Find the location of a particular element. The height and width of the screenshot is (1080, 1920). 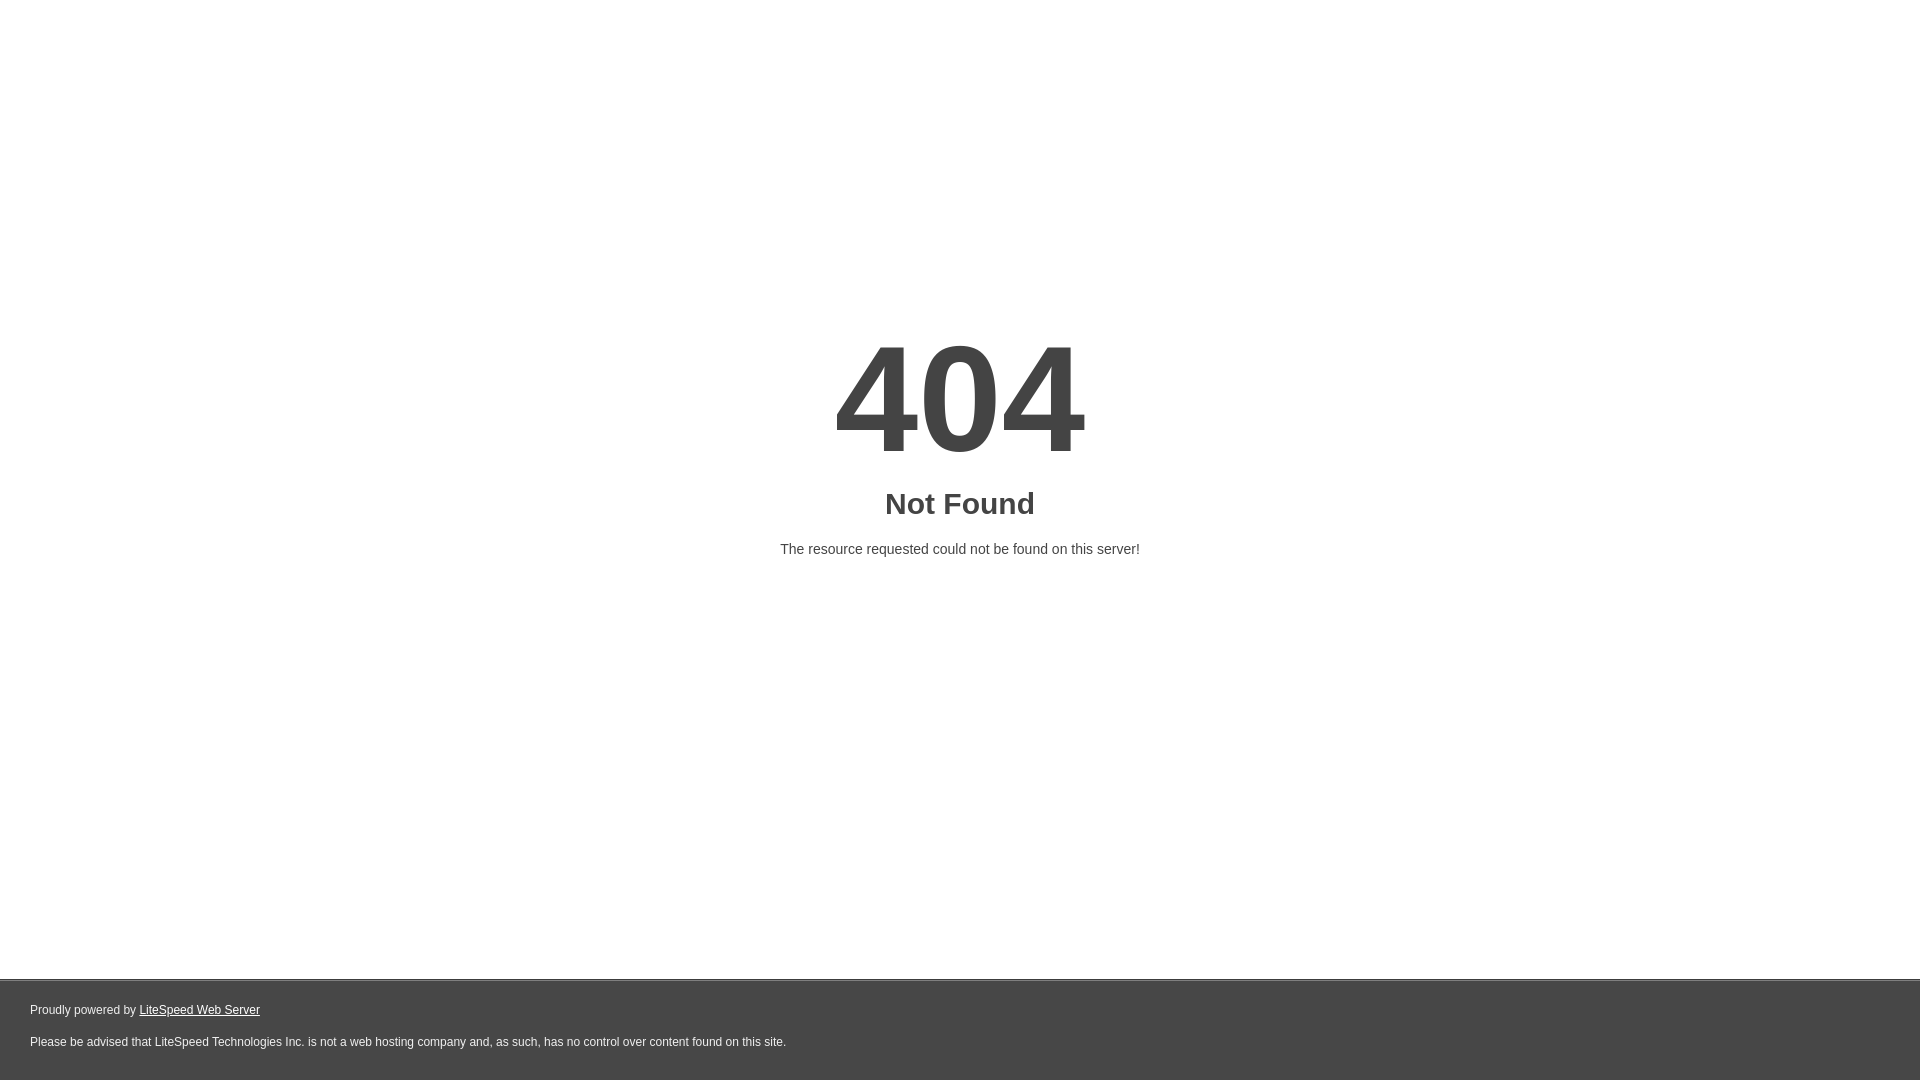

'LiteSpeed Web Server' is located at coordinates (138, 1010).